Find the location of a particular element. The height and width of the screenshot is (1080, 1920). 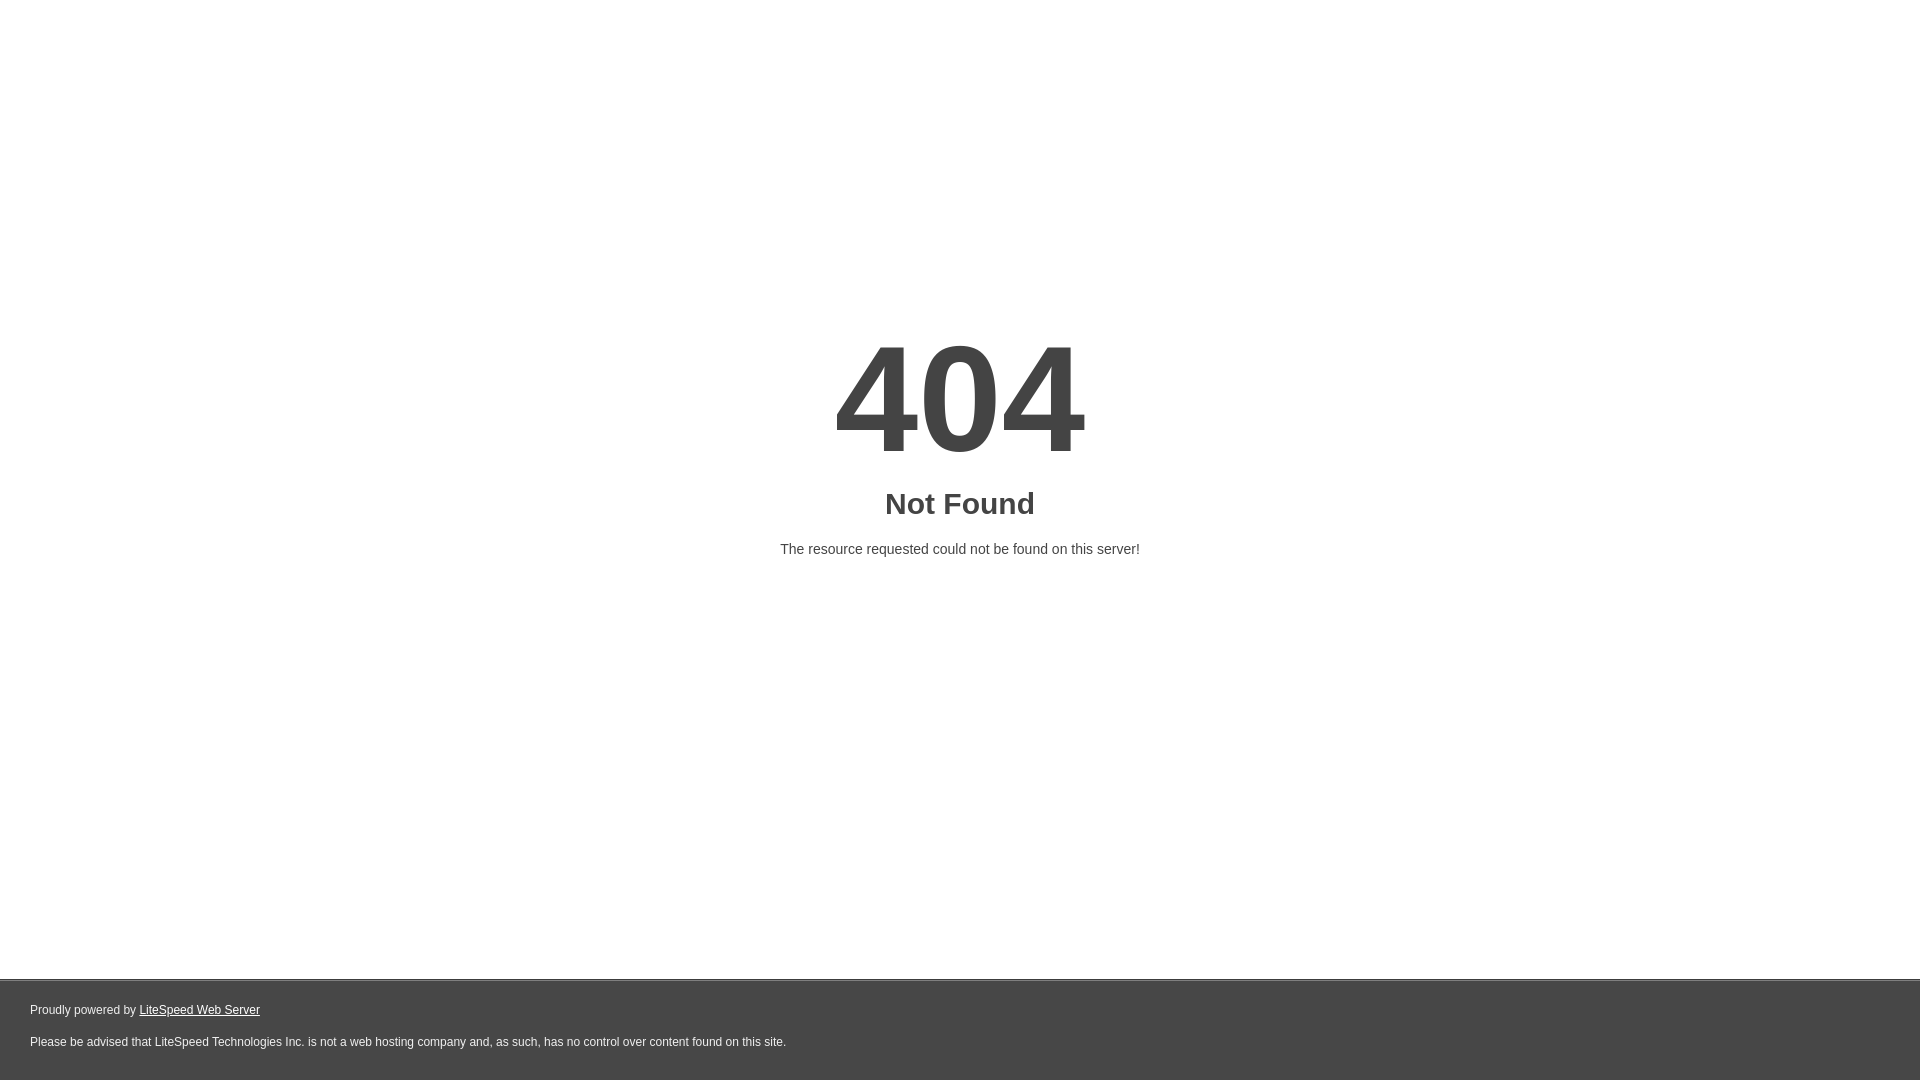

'LiteSpeed Web Server' is located at coordinates (138, 1010).